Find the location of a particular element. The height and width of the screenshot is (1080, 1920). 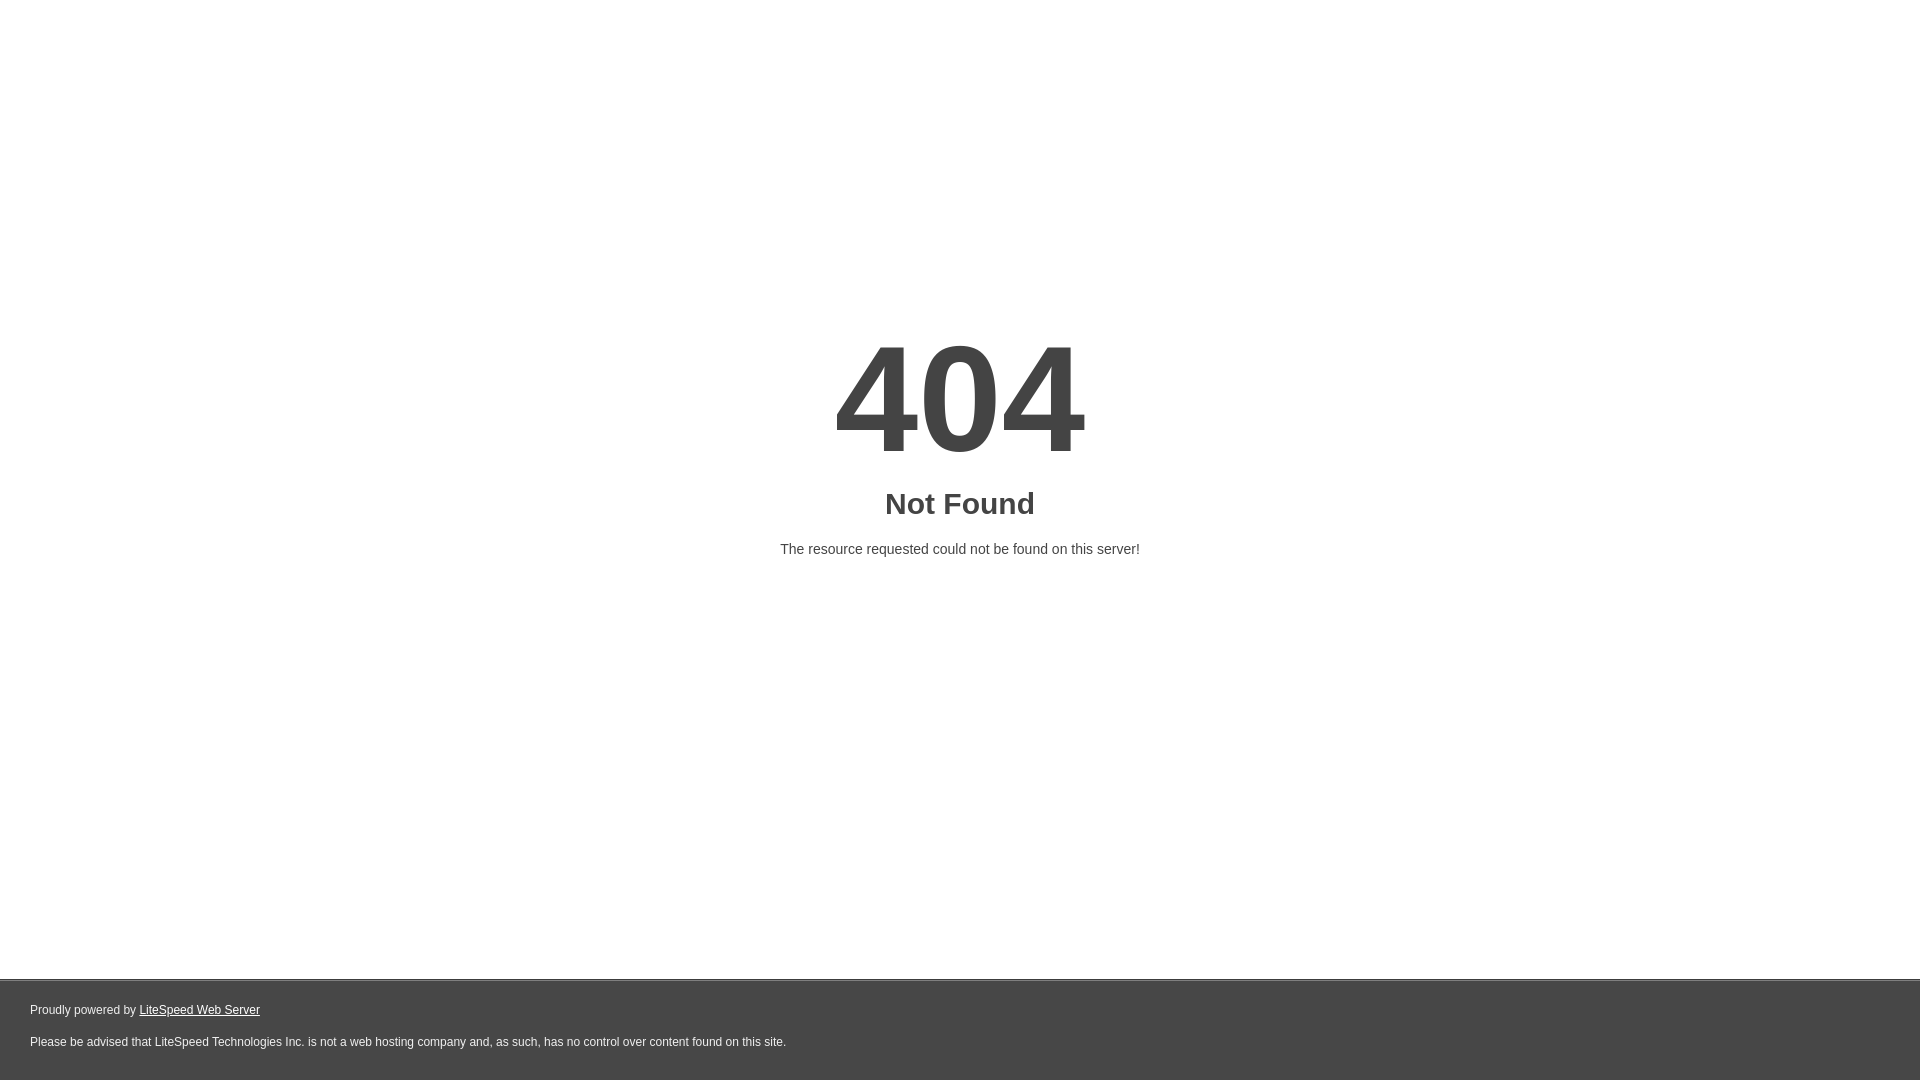

'LiteSpeed Web Server' is located at coordinates (138, 1010).